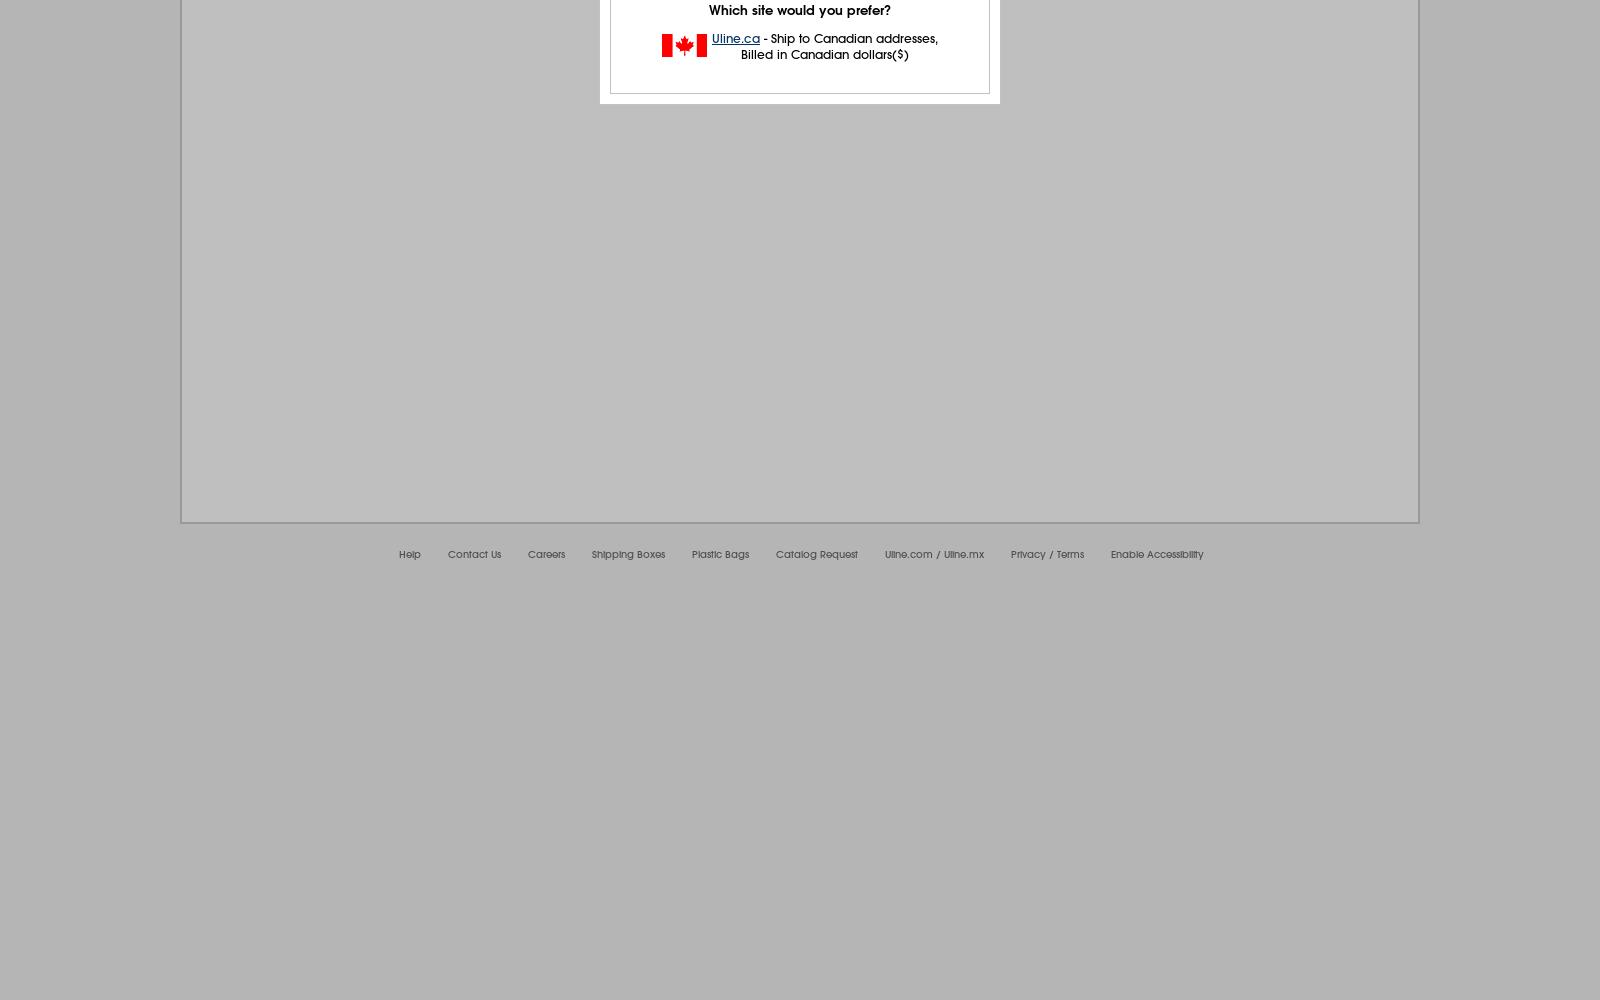  I want to click on 'Contact Us', so click(447, 554).